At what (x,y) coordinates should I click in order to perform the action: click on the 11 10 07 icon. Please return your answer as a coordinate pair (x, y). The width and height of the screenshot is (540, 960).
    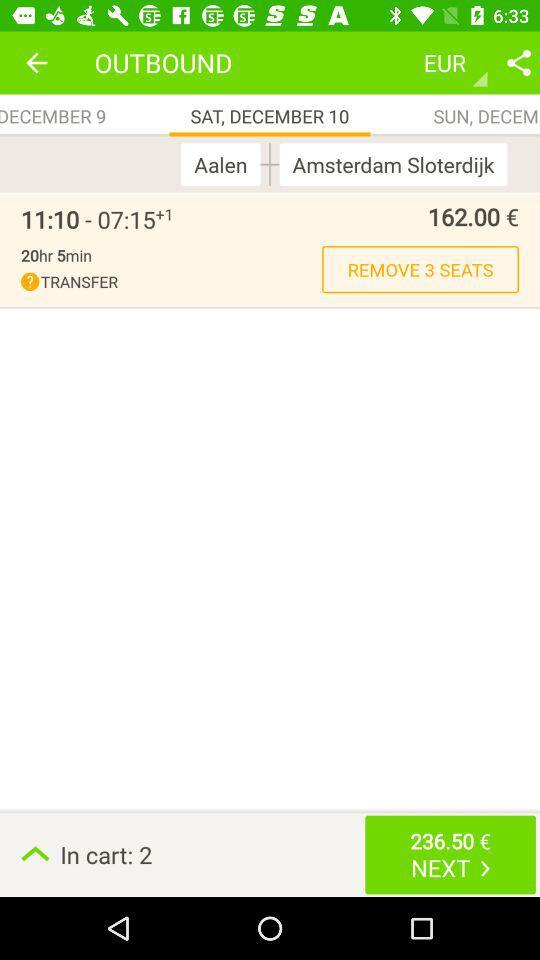
    Looking at the image, I should click on (87, 219).